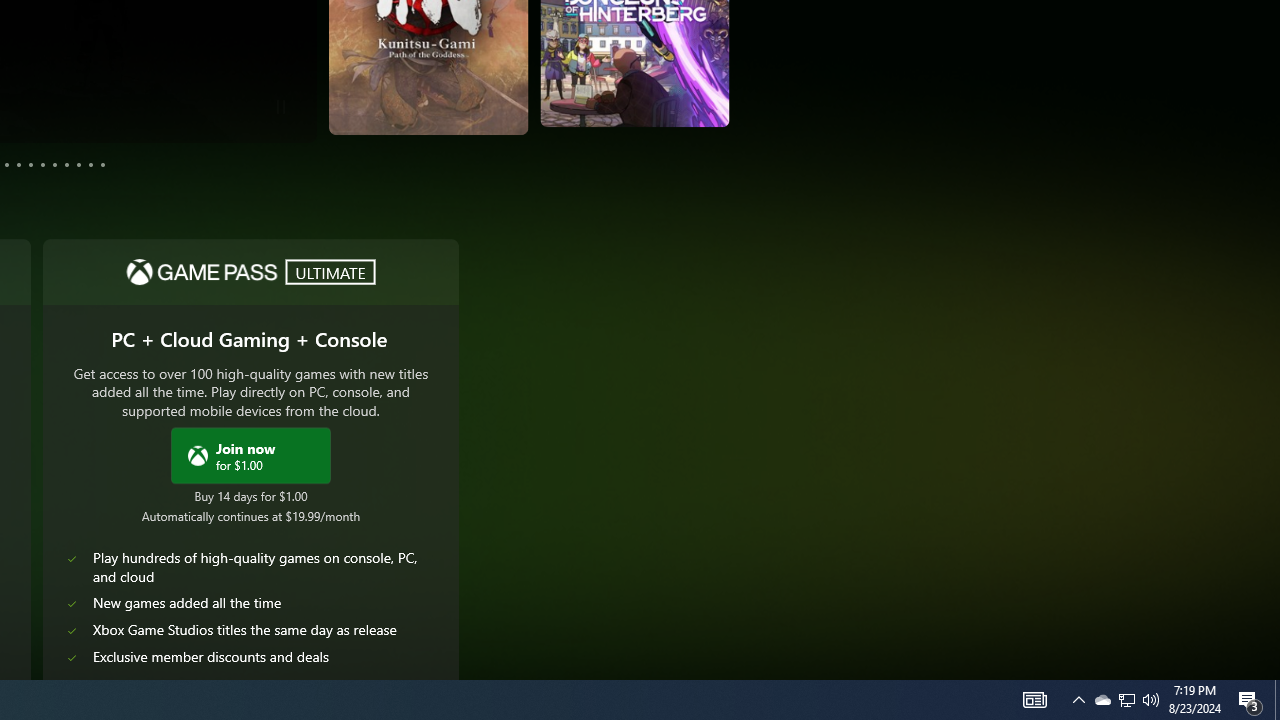 This screenshot has height=720, width=1280. What do you see at coordinates (89, 163) in the screenshot?
I see `'Page 11'` at bounding box center [89, 163].